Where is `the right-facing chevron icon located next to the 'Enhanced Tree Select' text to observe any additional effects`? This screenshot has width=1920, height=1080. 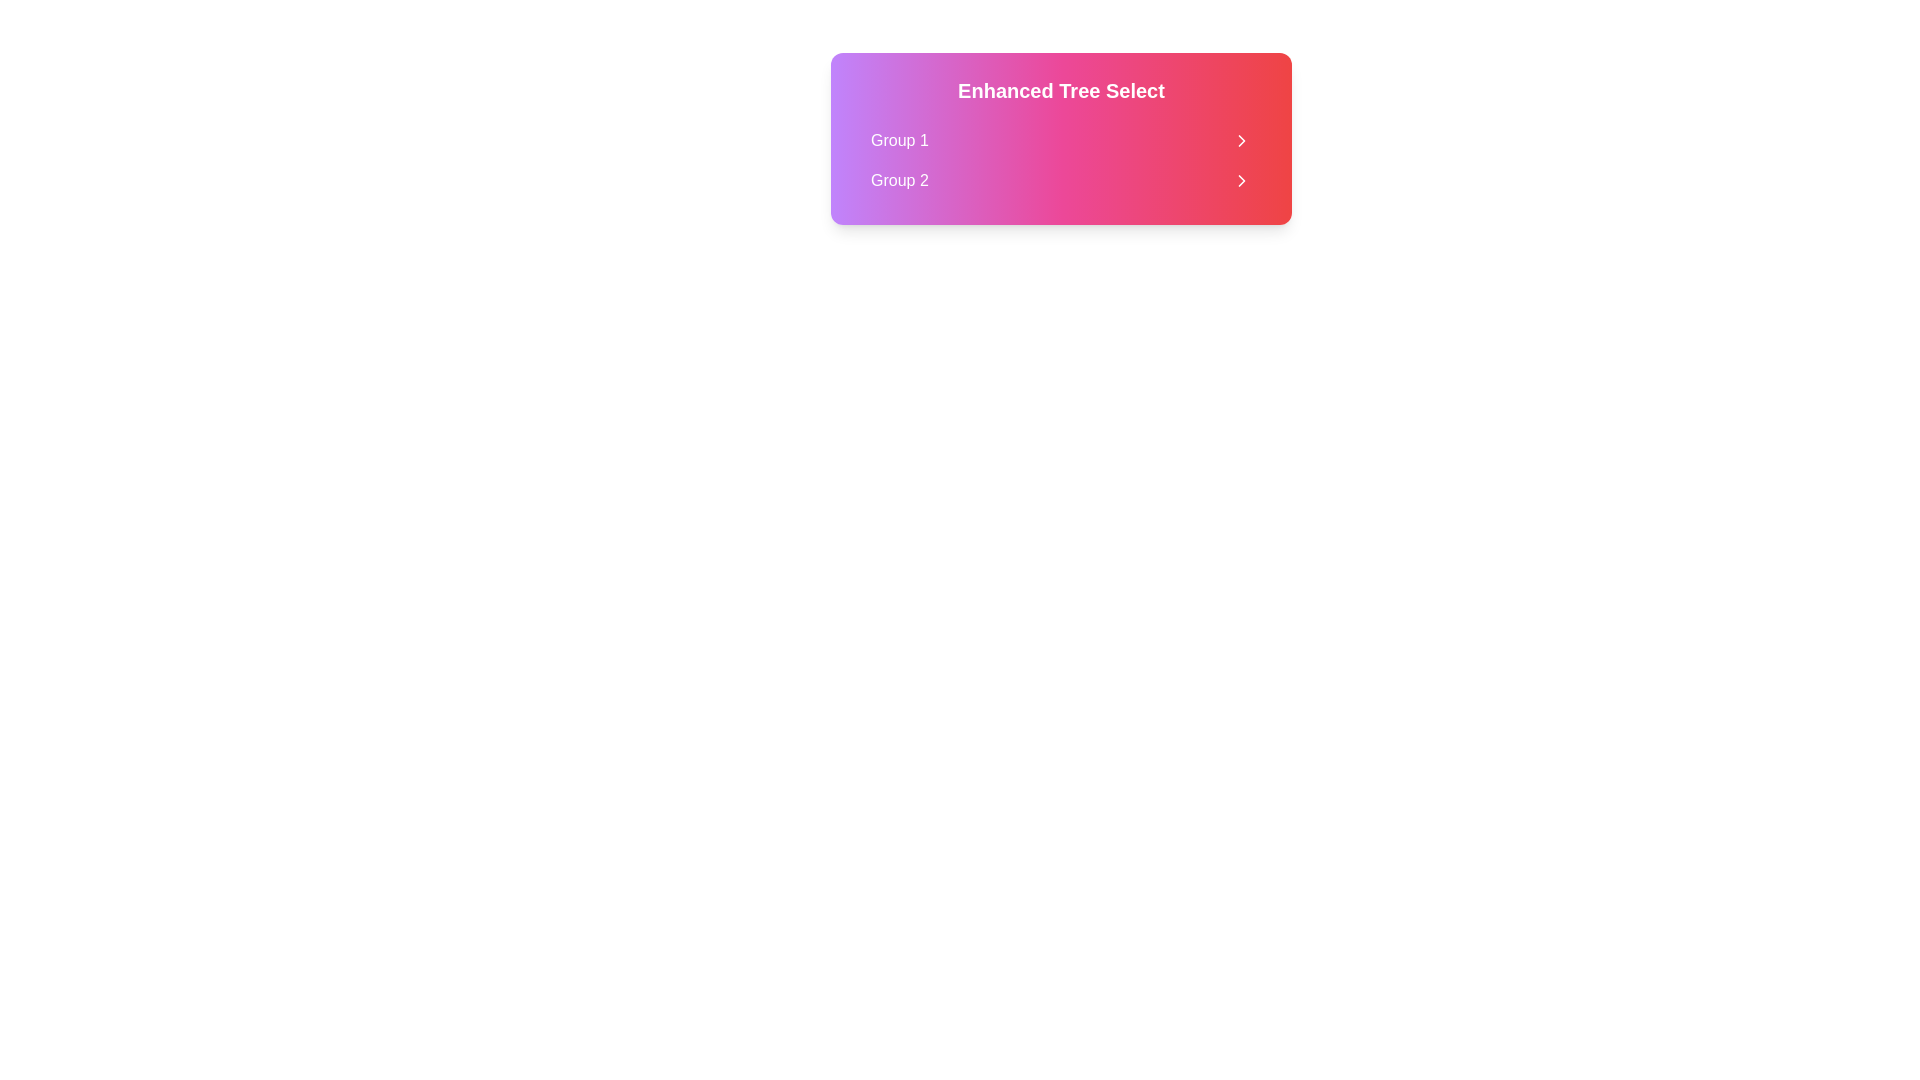
the right-facing chevron icon located next to the 'Enhanced Tree Select' text to observe any additional effects is located at coordinates (1241, 140).